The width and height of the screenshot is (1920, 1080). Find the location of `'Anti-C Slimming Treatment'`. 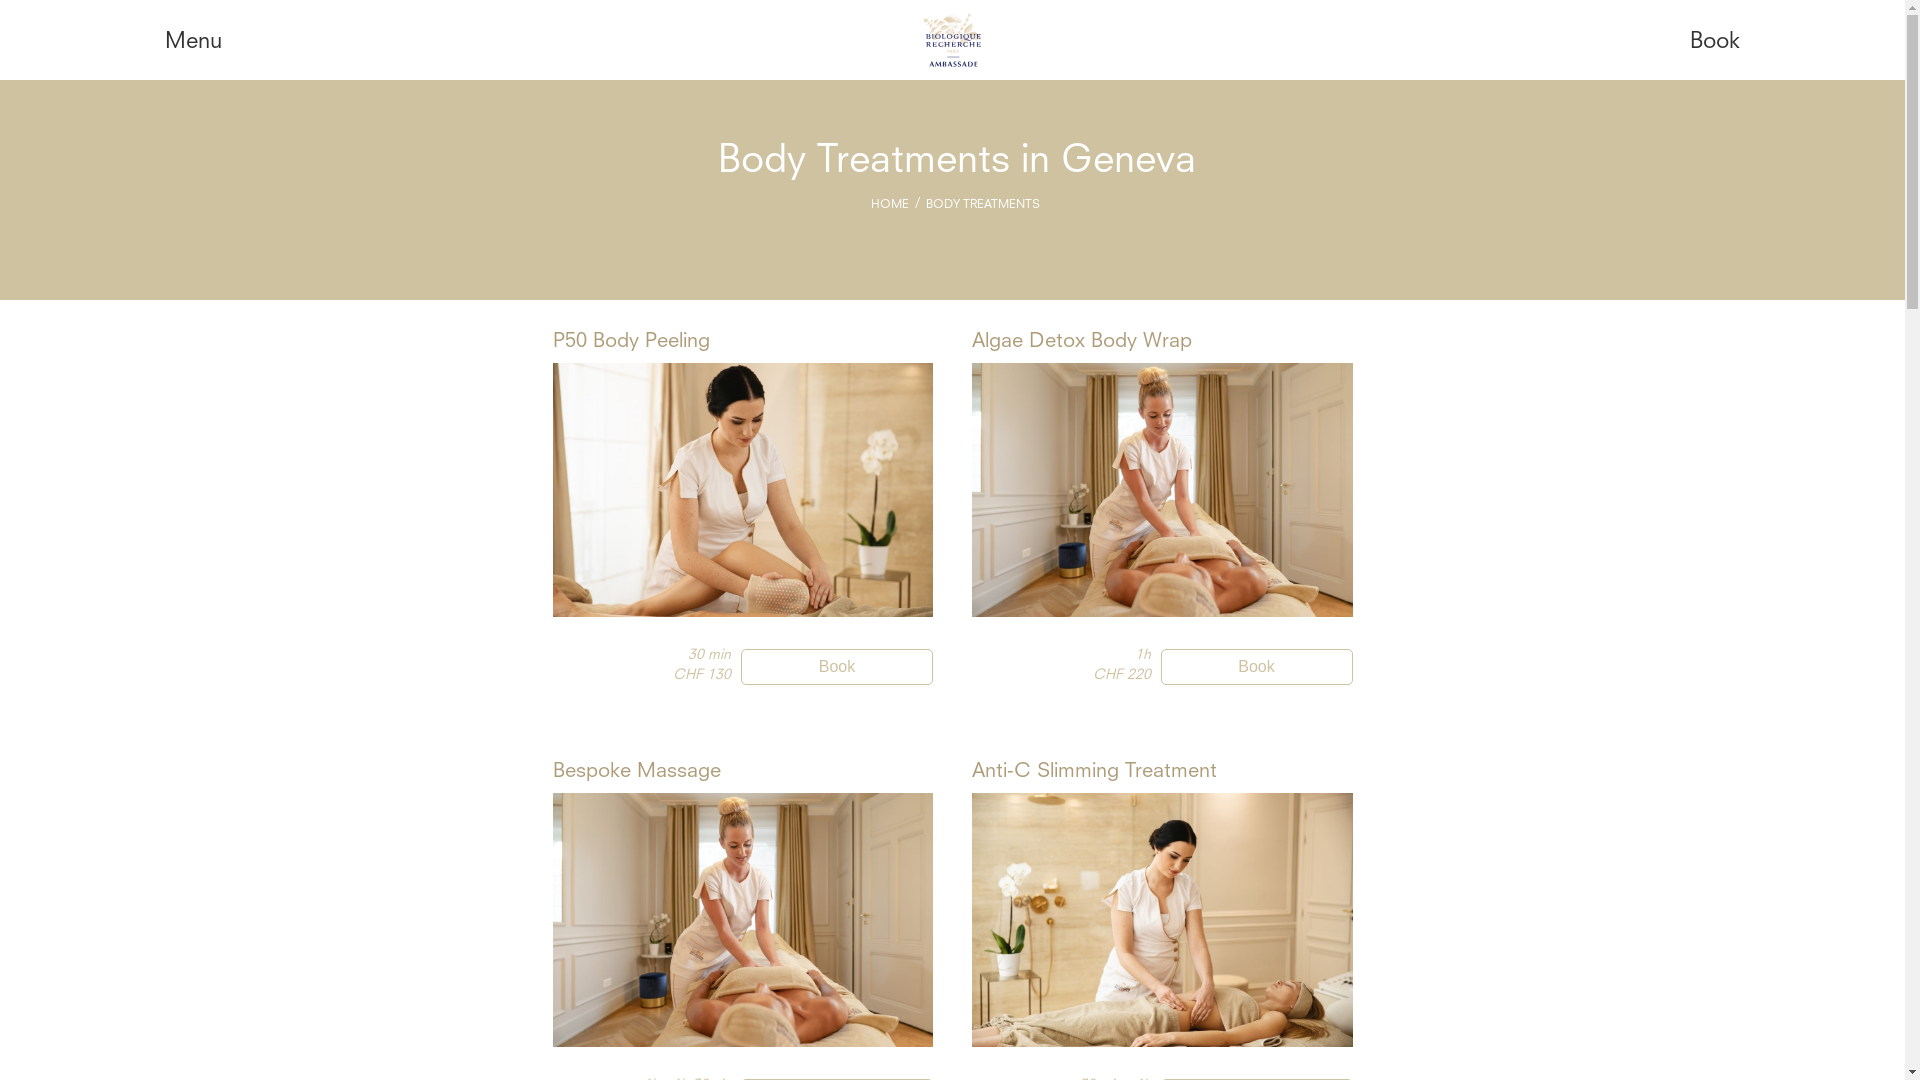

'Anti-C Slimming Treatment' is located at coordinates (1093, 770).